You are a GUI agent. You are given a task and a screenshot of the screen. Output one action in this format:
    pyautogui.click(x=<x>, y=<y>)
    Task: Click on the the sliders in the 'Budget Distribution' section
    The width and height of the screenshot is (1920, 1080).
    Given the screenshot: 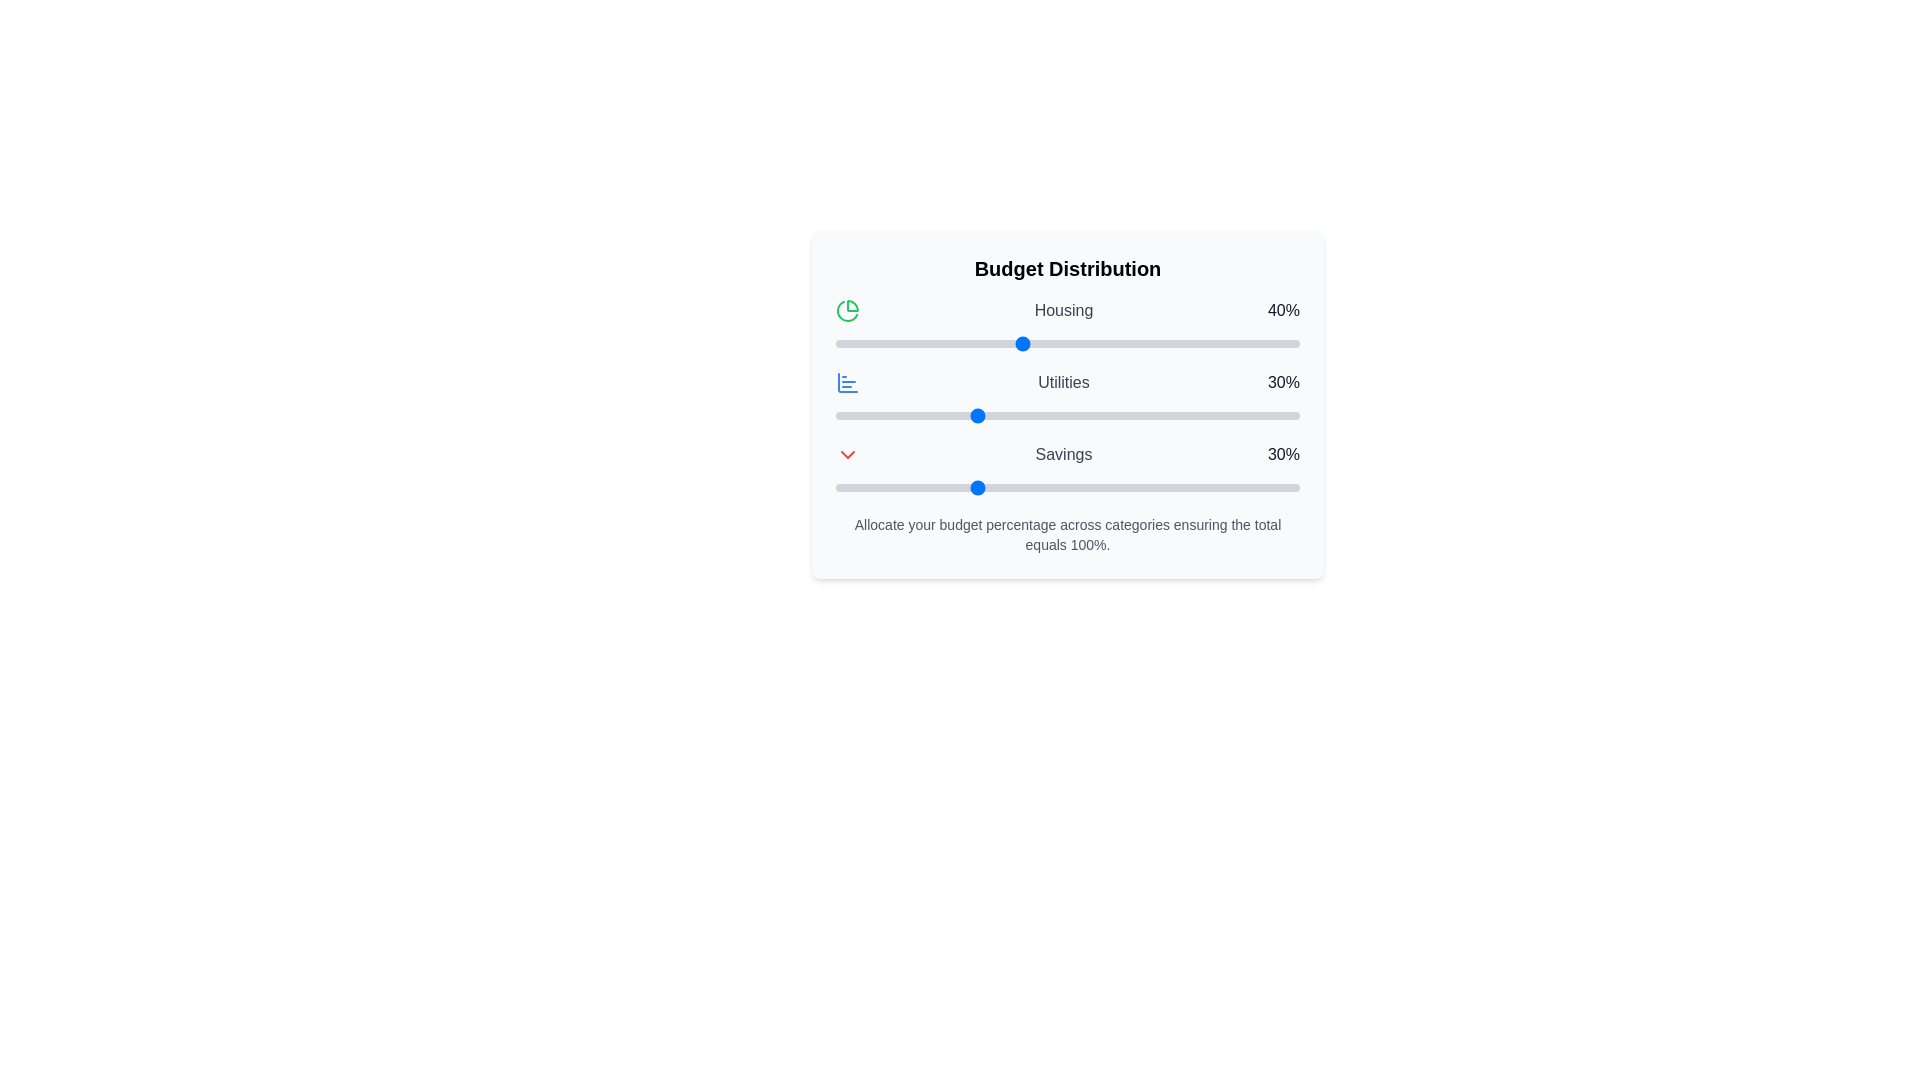 What is the action you would take?
    pyautogui.click(x=1067, y=405)
    